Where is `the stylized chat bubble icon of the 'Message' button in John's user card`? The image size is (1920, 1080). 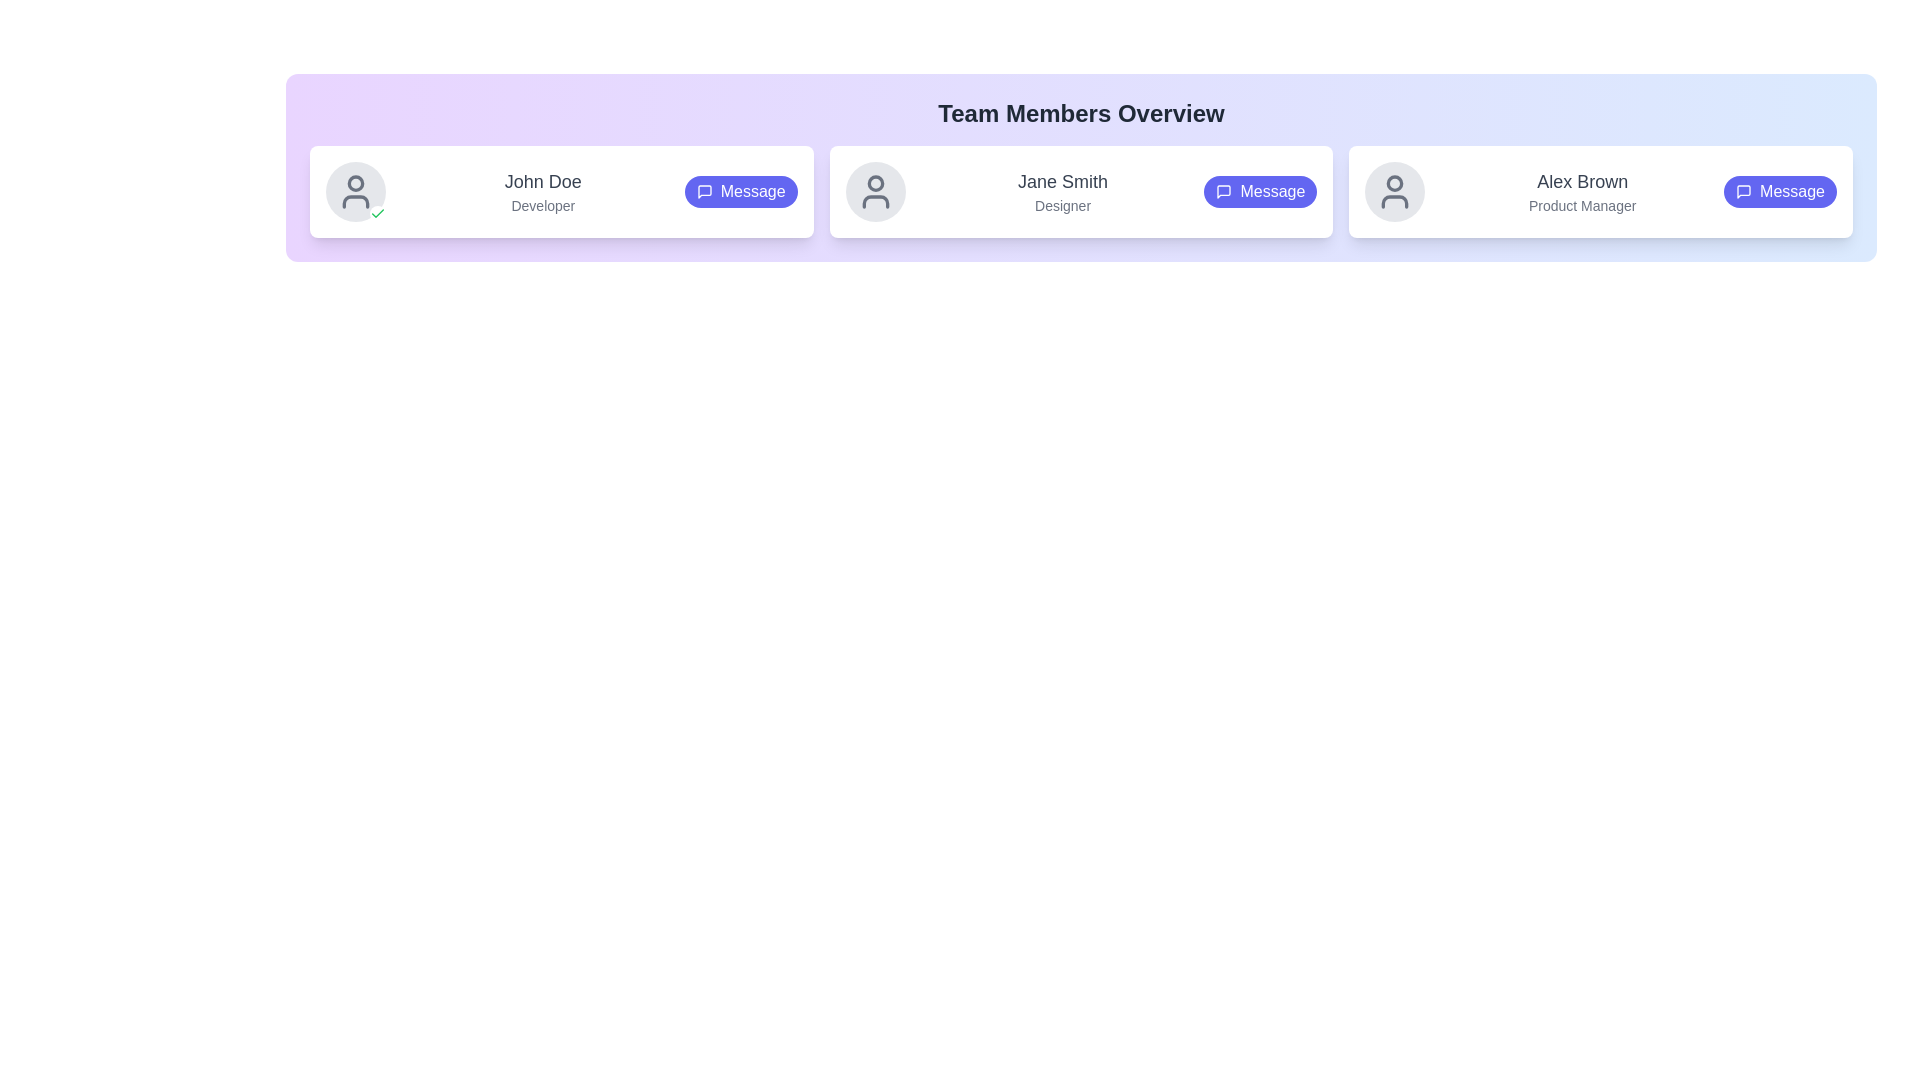
the stylized chat bubble icon of the 'Message' button in John's user card is located at coordinates (704, 192).